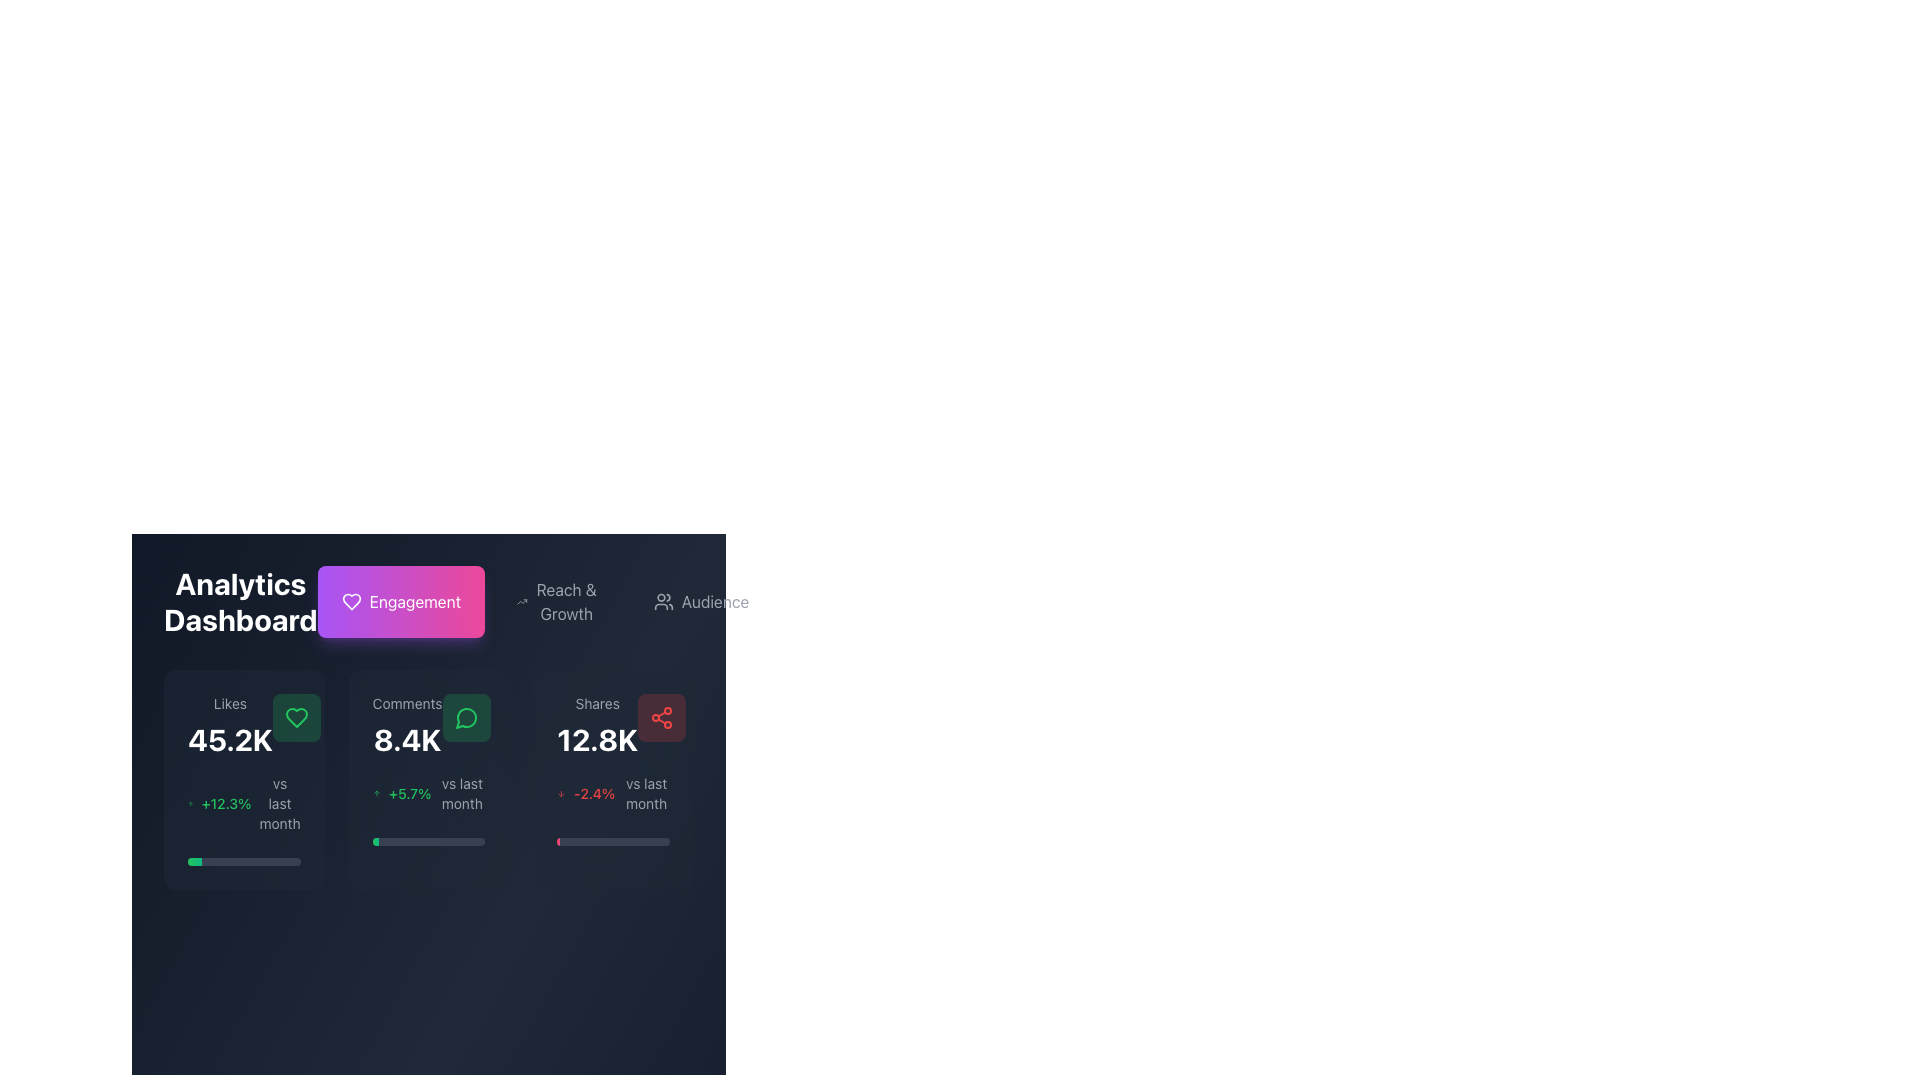 Image resolution: width=1920 pixels, height=1080 pixels. Describe the element at coordinates (596, 725) in the screenshot. I see `the 'Shares' static text displaying the numerical statistic '12.8K', which is located on the right side of the grid, third in the sequence among similar elements ('Likes' and 'Comments')` at that location.